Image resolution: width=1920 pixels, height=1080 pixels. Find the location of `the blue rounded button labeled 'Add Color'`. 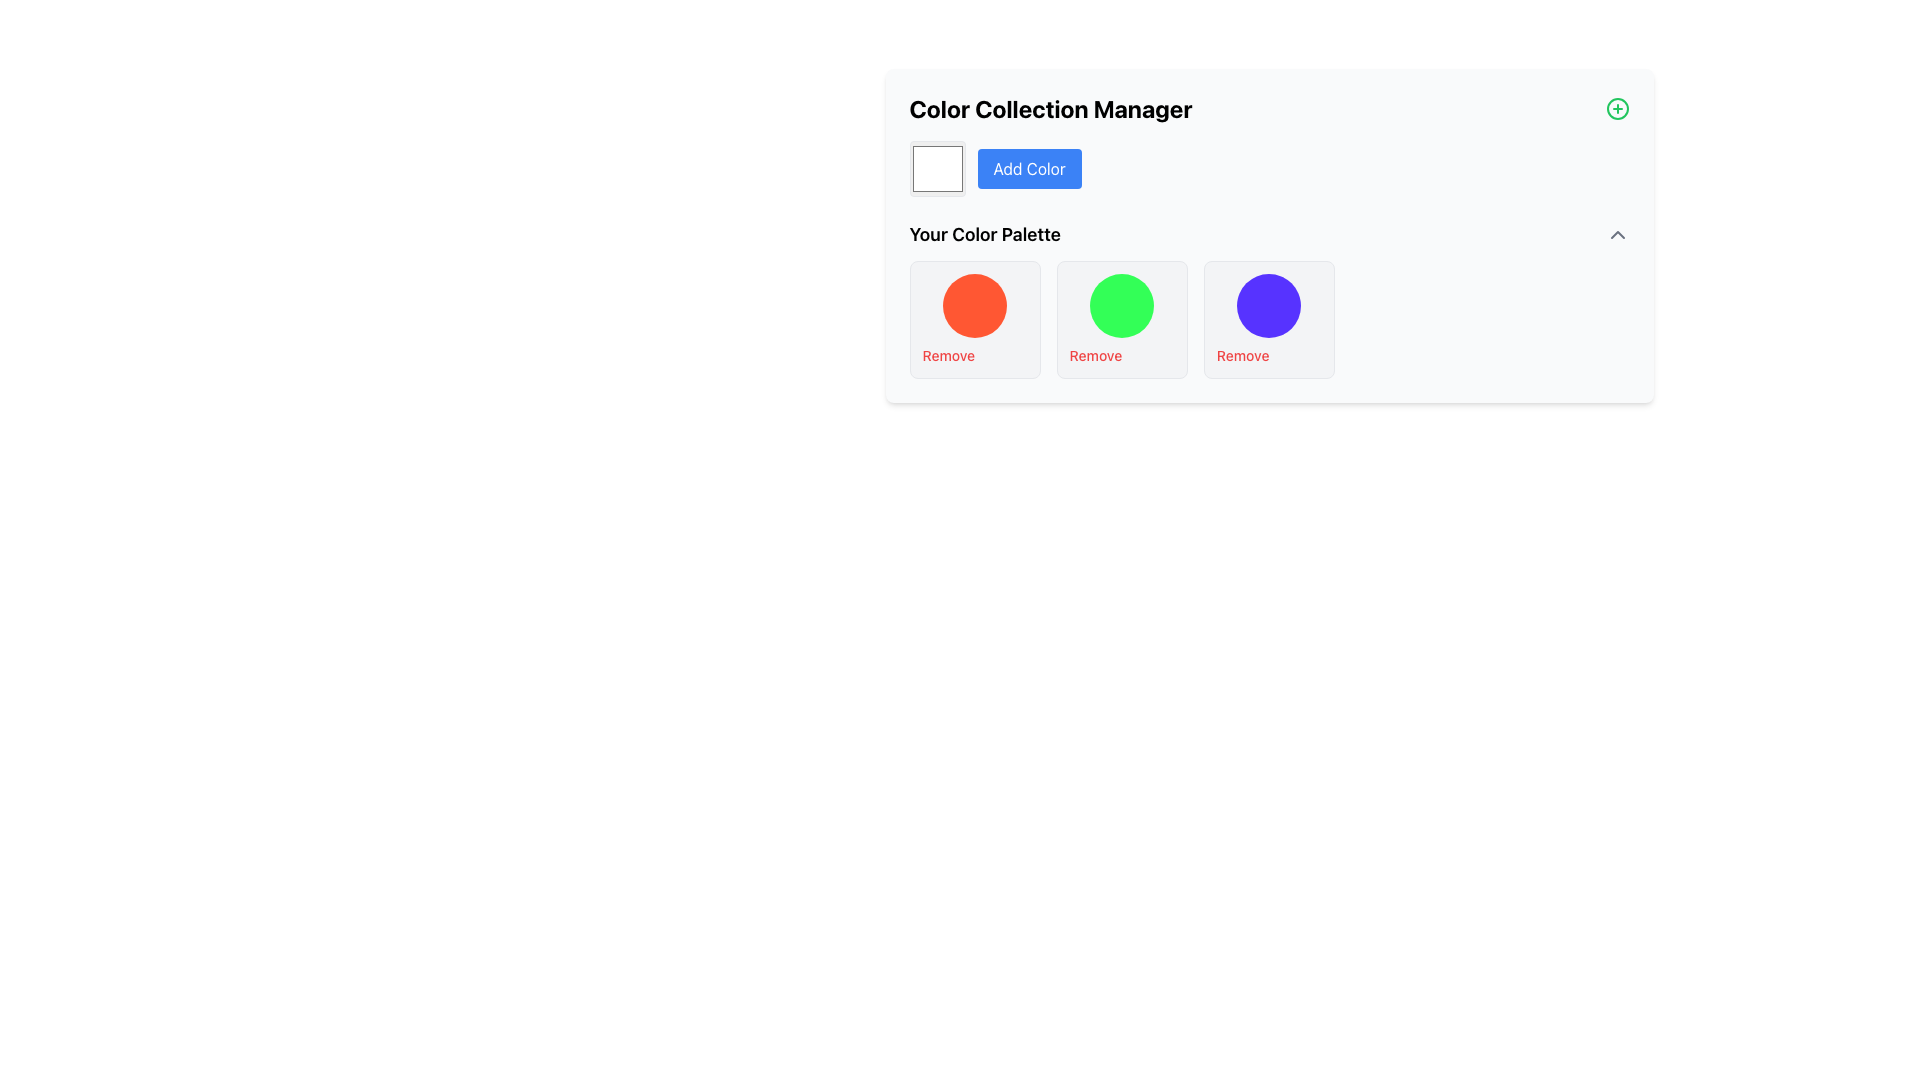

the blue rounded button labeled 'Add Color' is located at coordinates (1029, 168).